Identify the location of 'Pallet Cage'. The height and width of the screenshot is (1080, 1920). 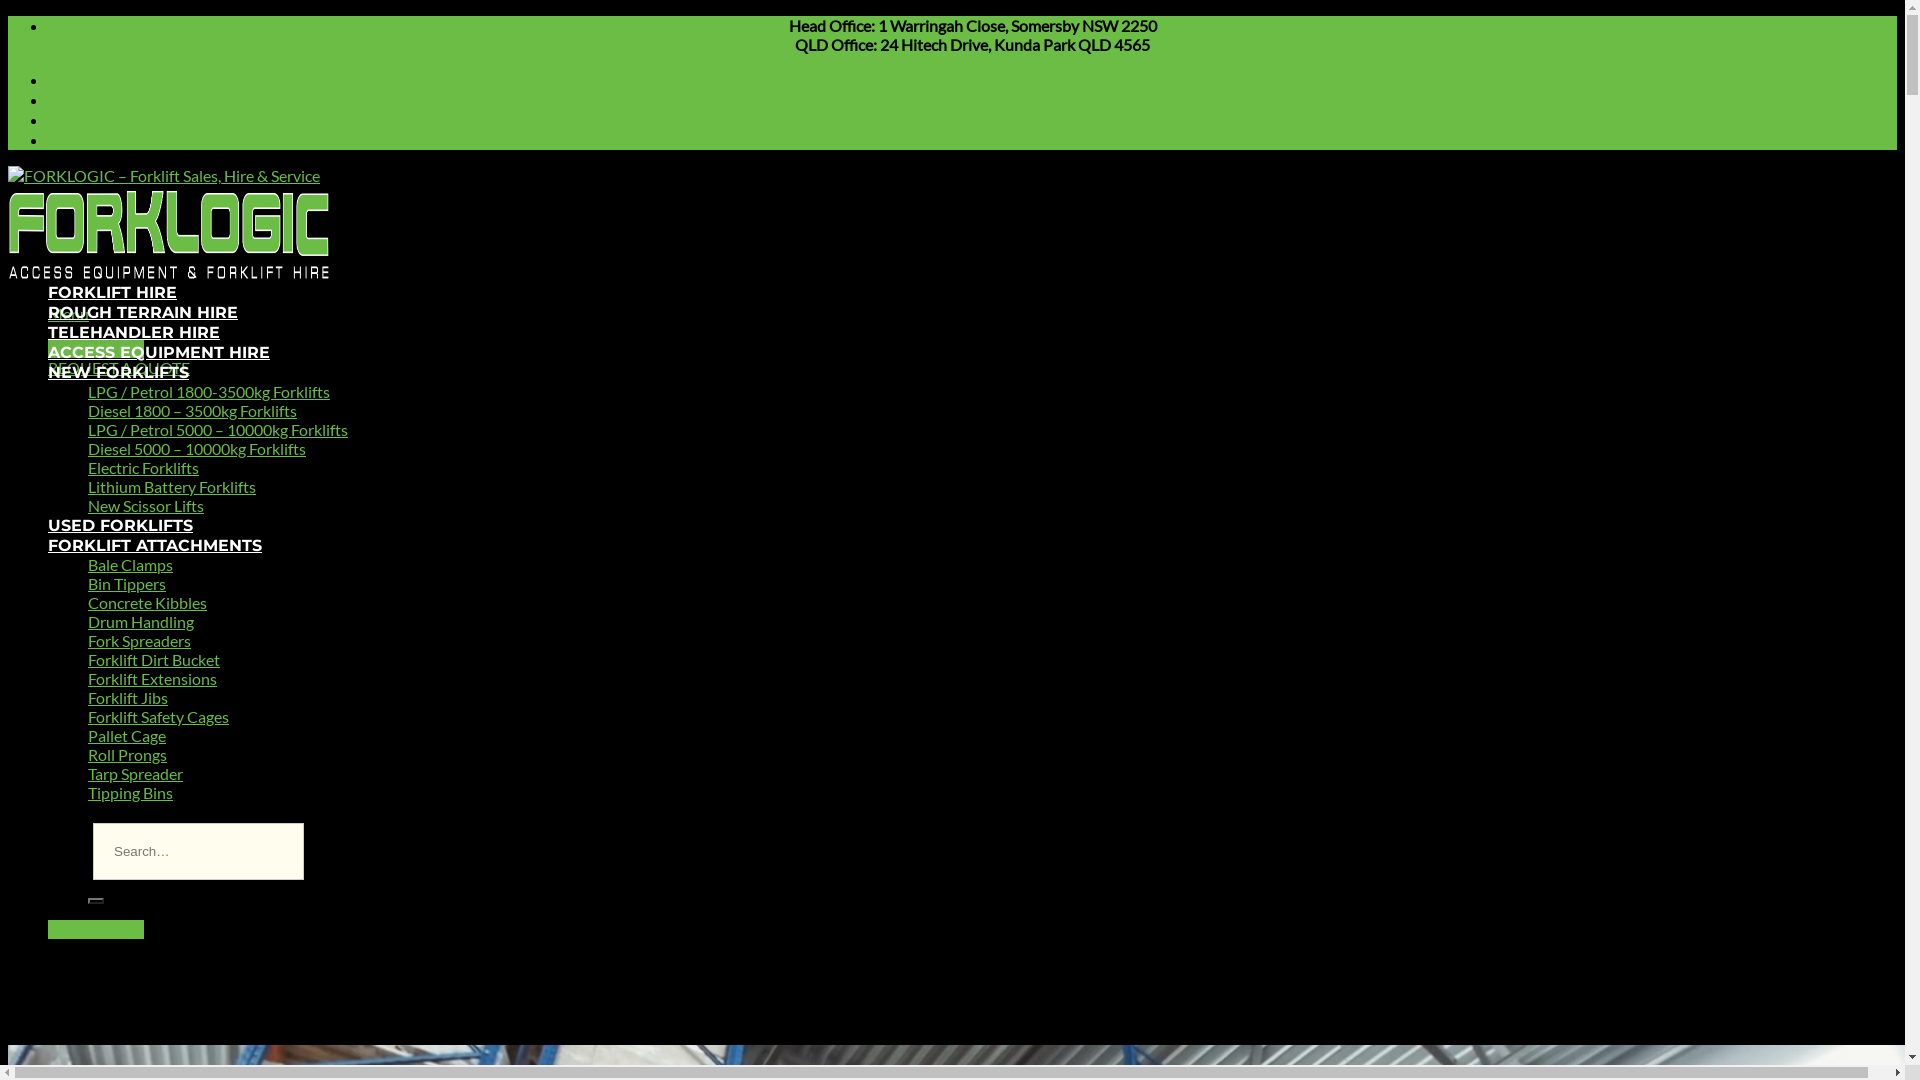
(125, 735).